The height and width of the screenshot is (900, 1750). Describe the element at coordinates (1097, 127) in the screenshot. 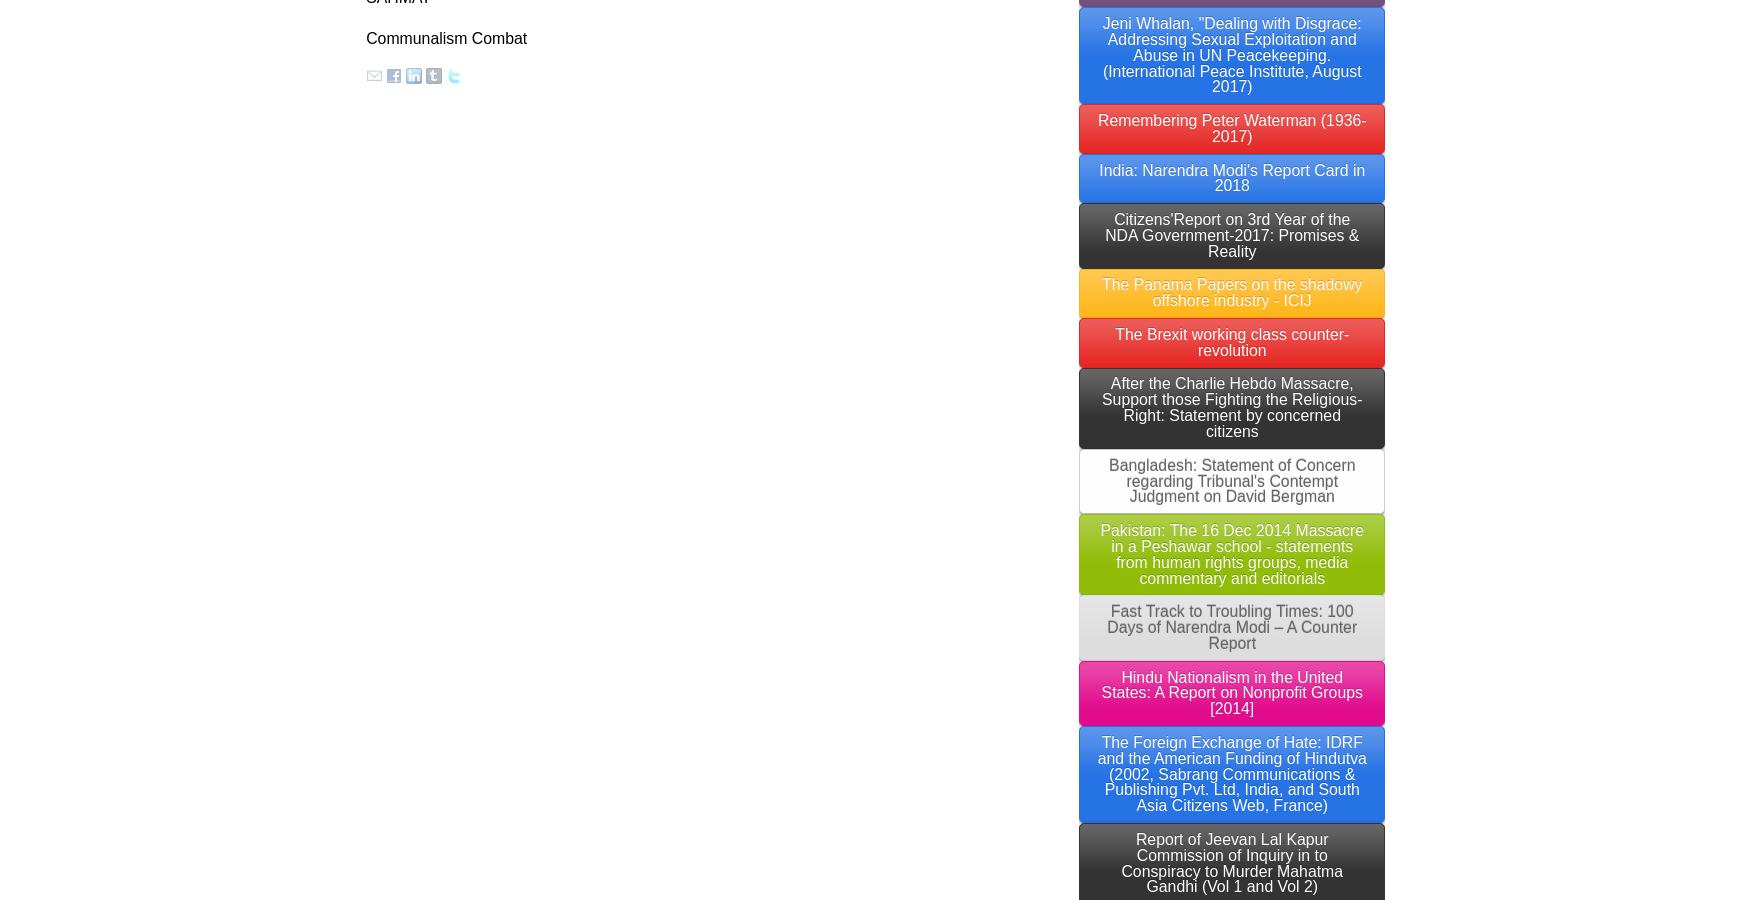

I see `'Remembering Peter Waterman (1936-2017)'` at that location.